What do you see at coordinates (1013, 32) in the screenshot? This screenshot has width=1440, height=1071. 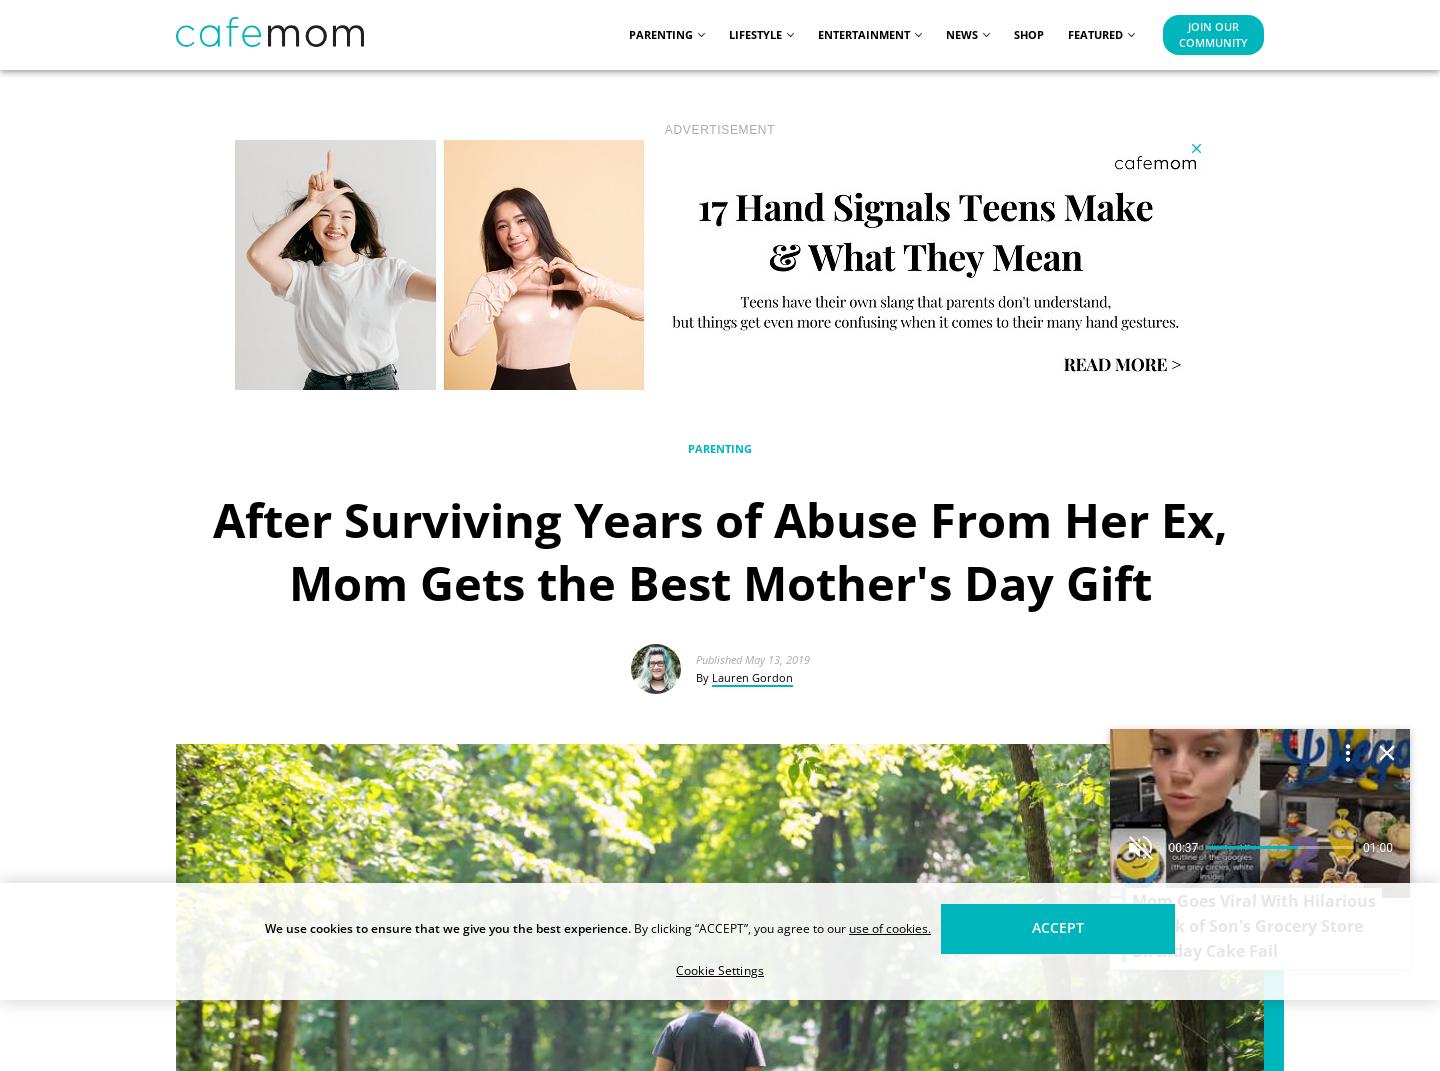 I see `'Shop'` at bounding box center [1013, 32].